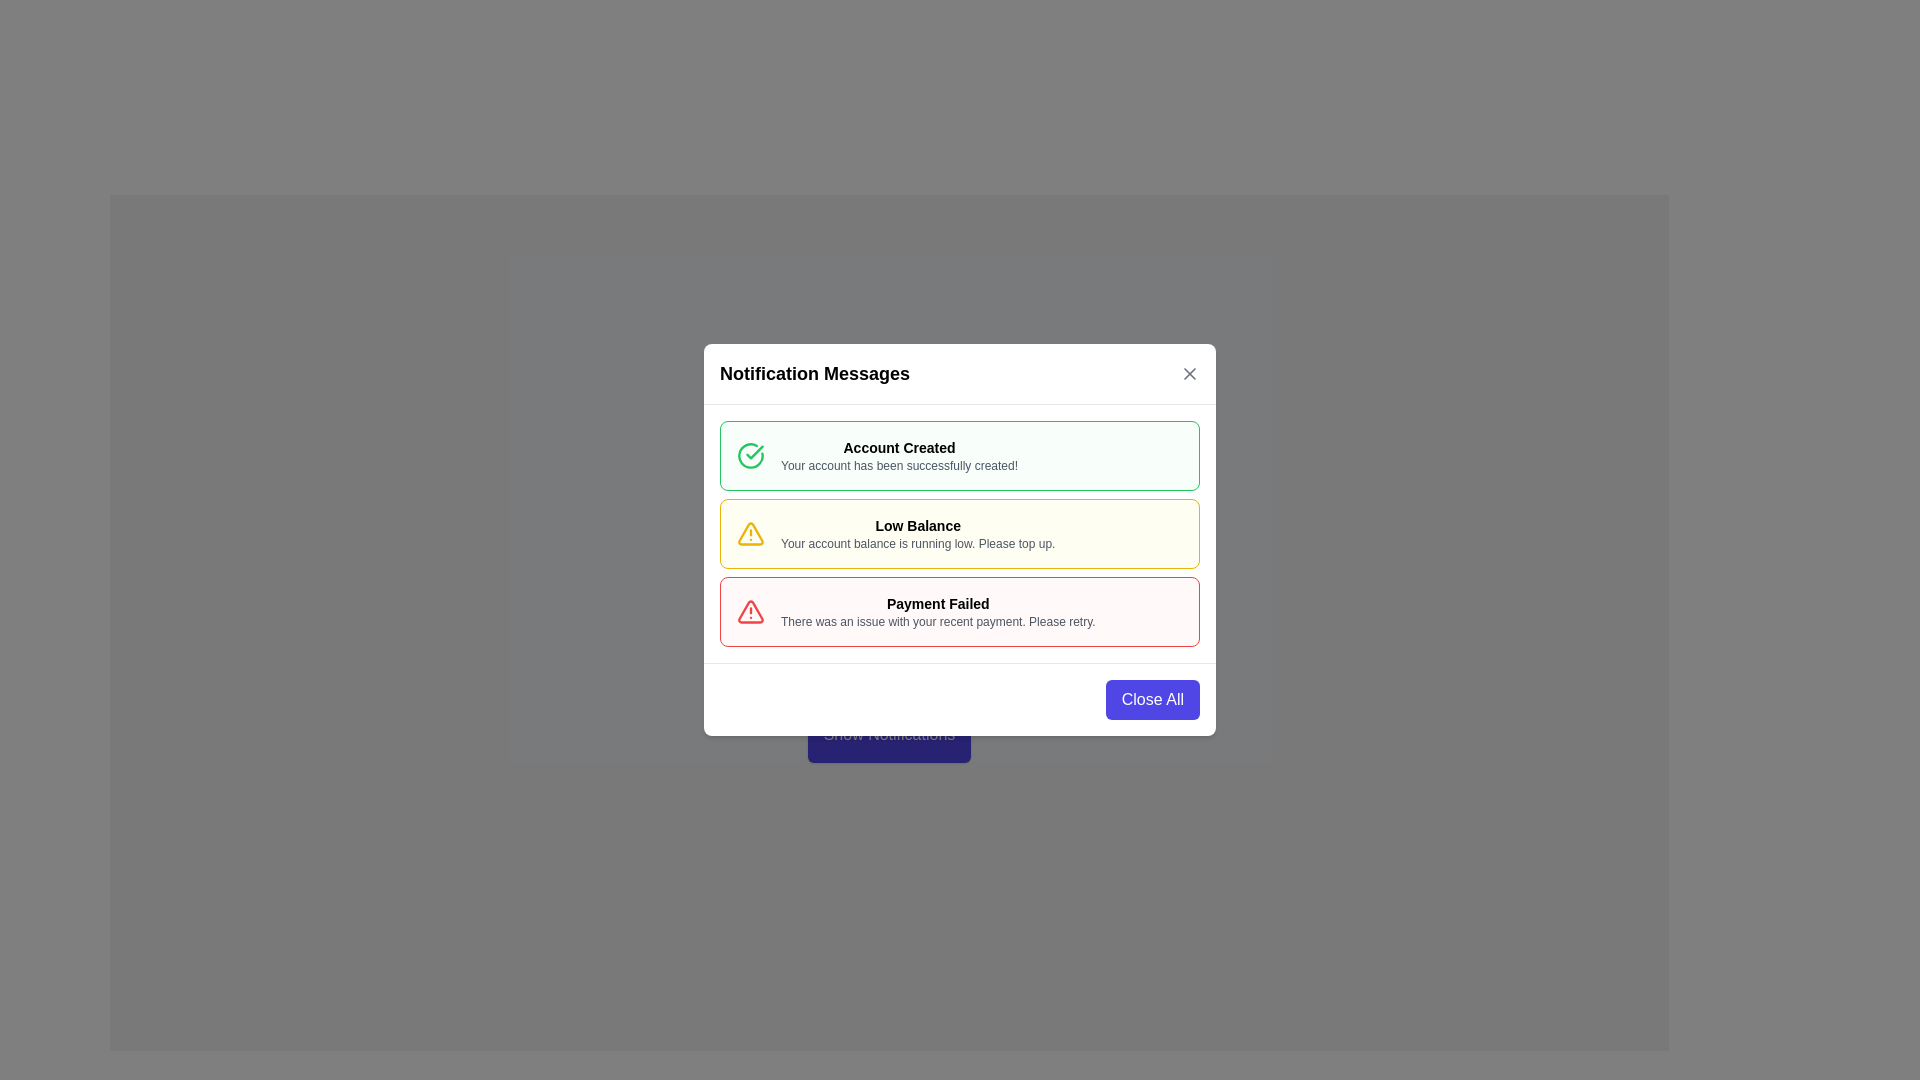  I want to click on the notification message regarding a failed payment, located in the third notification box below the 'Account Created' and 'Low Balance' notifications, so click(937, 611).